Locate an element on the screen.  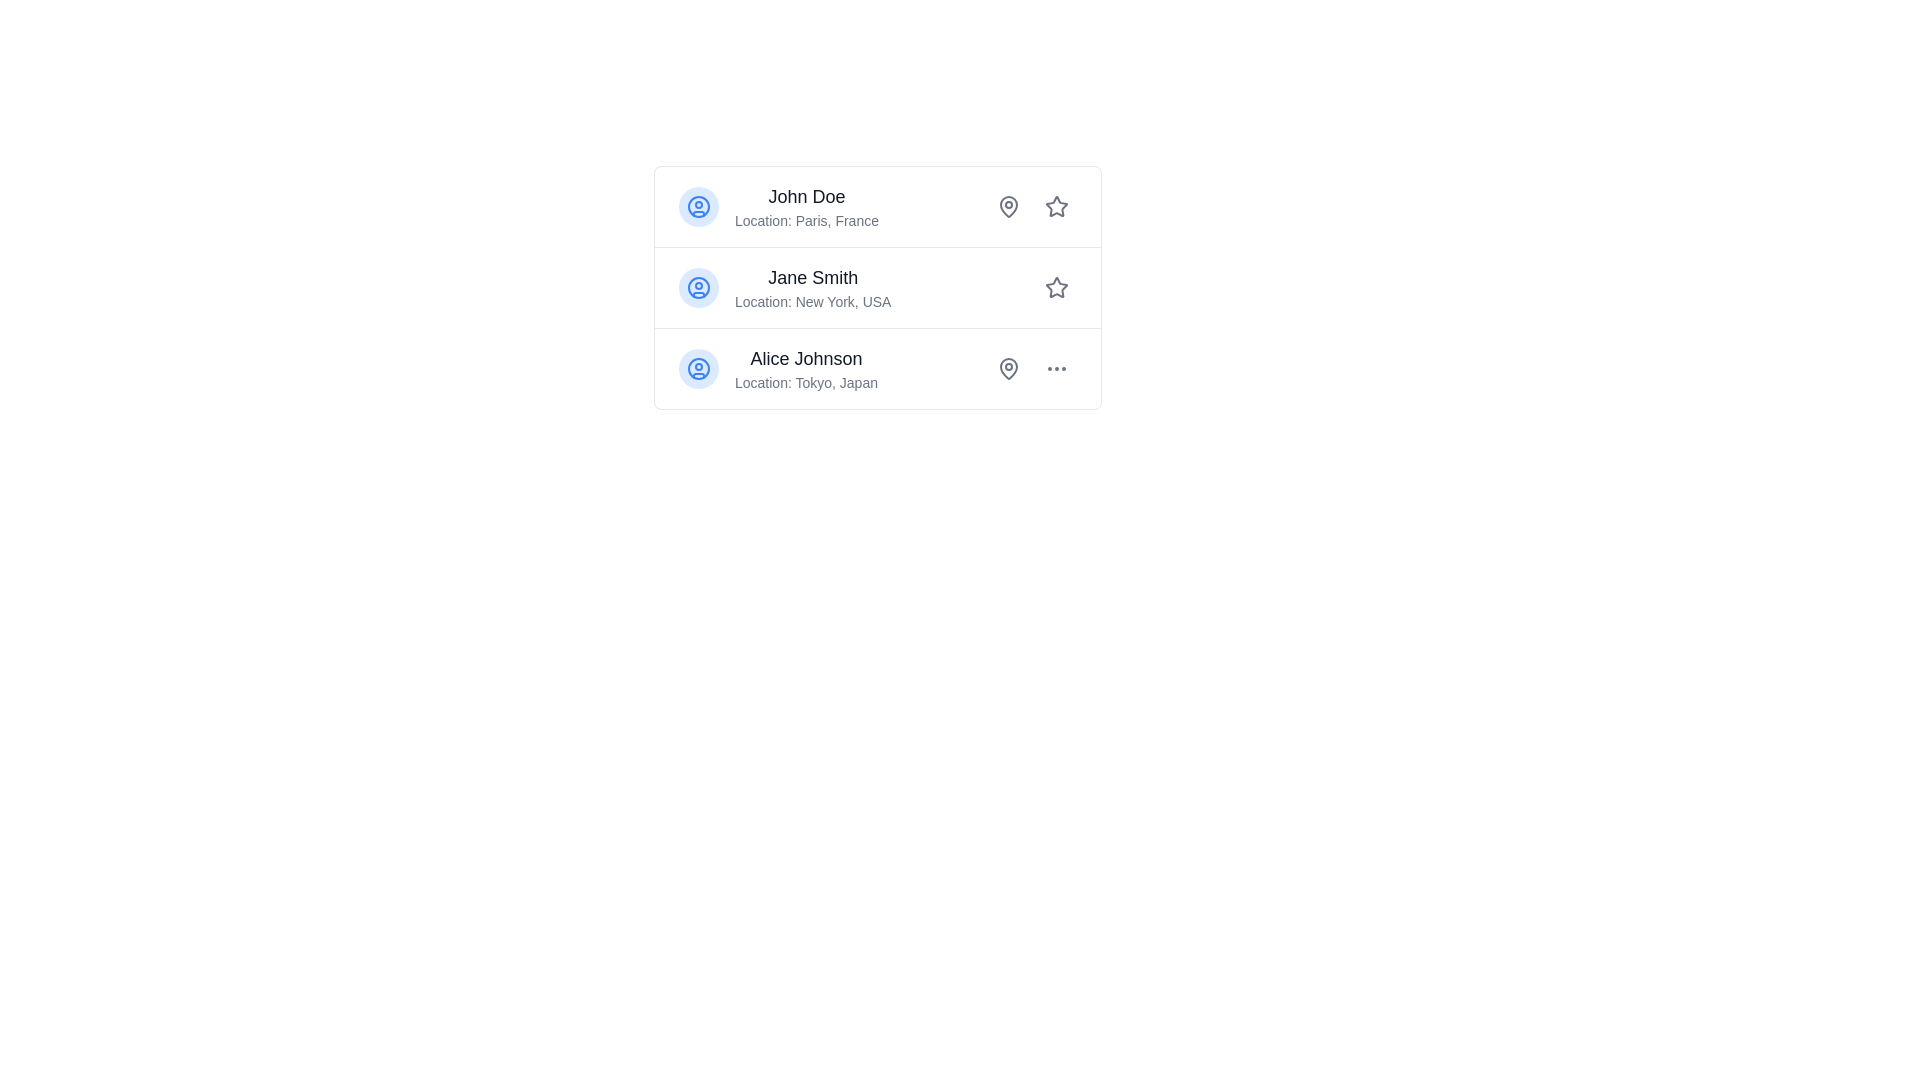
the icon button located at the far-right side of the horizontal layout of icons, which is the second element in the group is located at coordinates (1055, 369).